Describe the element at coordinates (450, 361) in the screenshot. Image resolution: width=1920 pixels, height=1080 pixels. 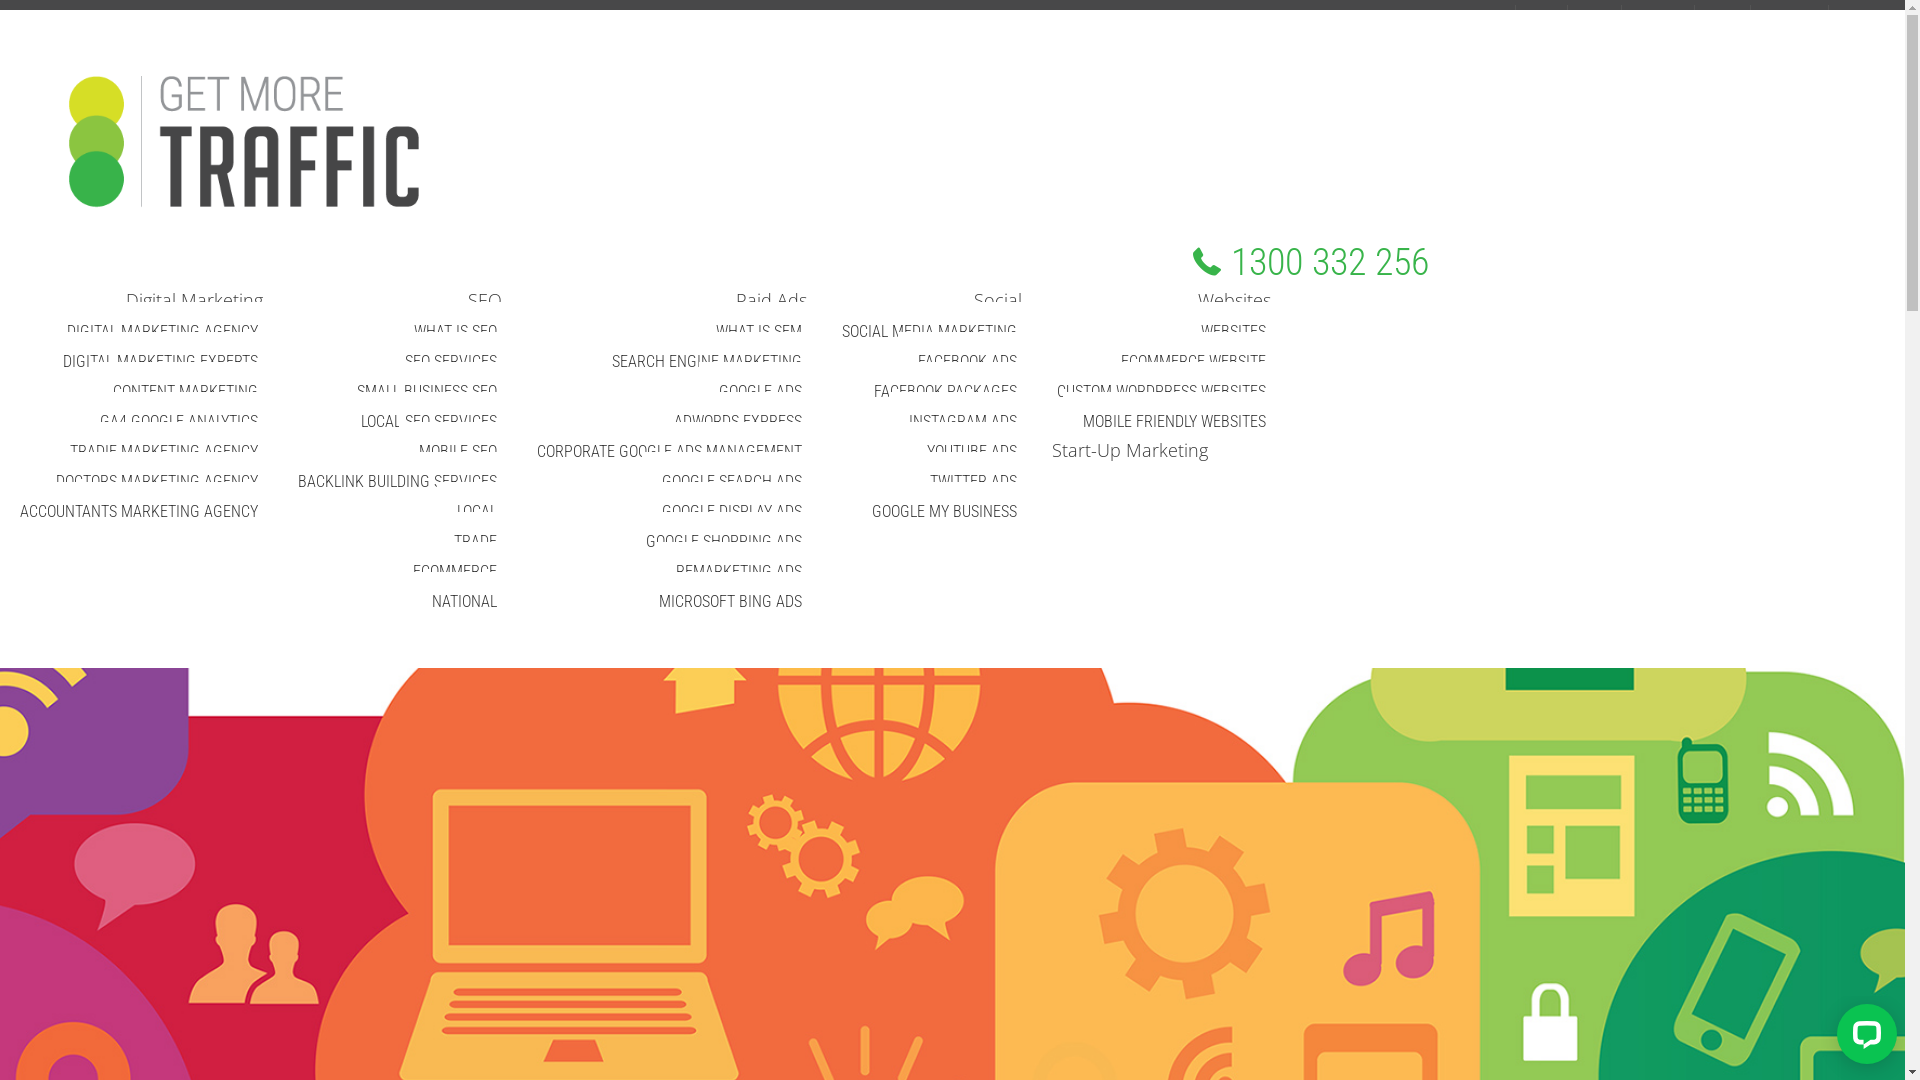
I see `'SEO SERVICES'` at that location.